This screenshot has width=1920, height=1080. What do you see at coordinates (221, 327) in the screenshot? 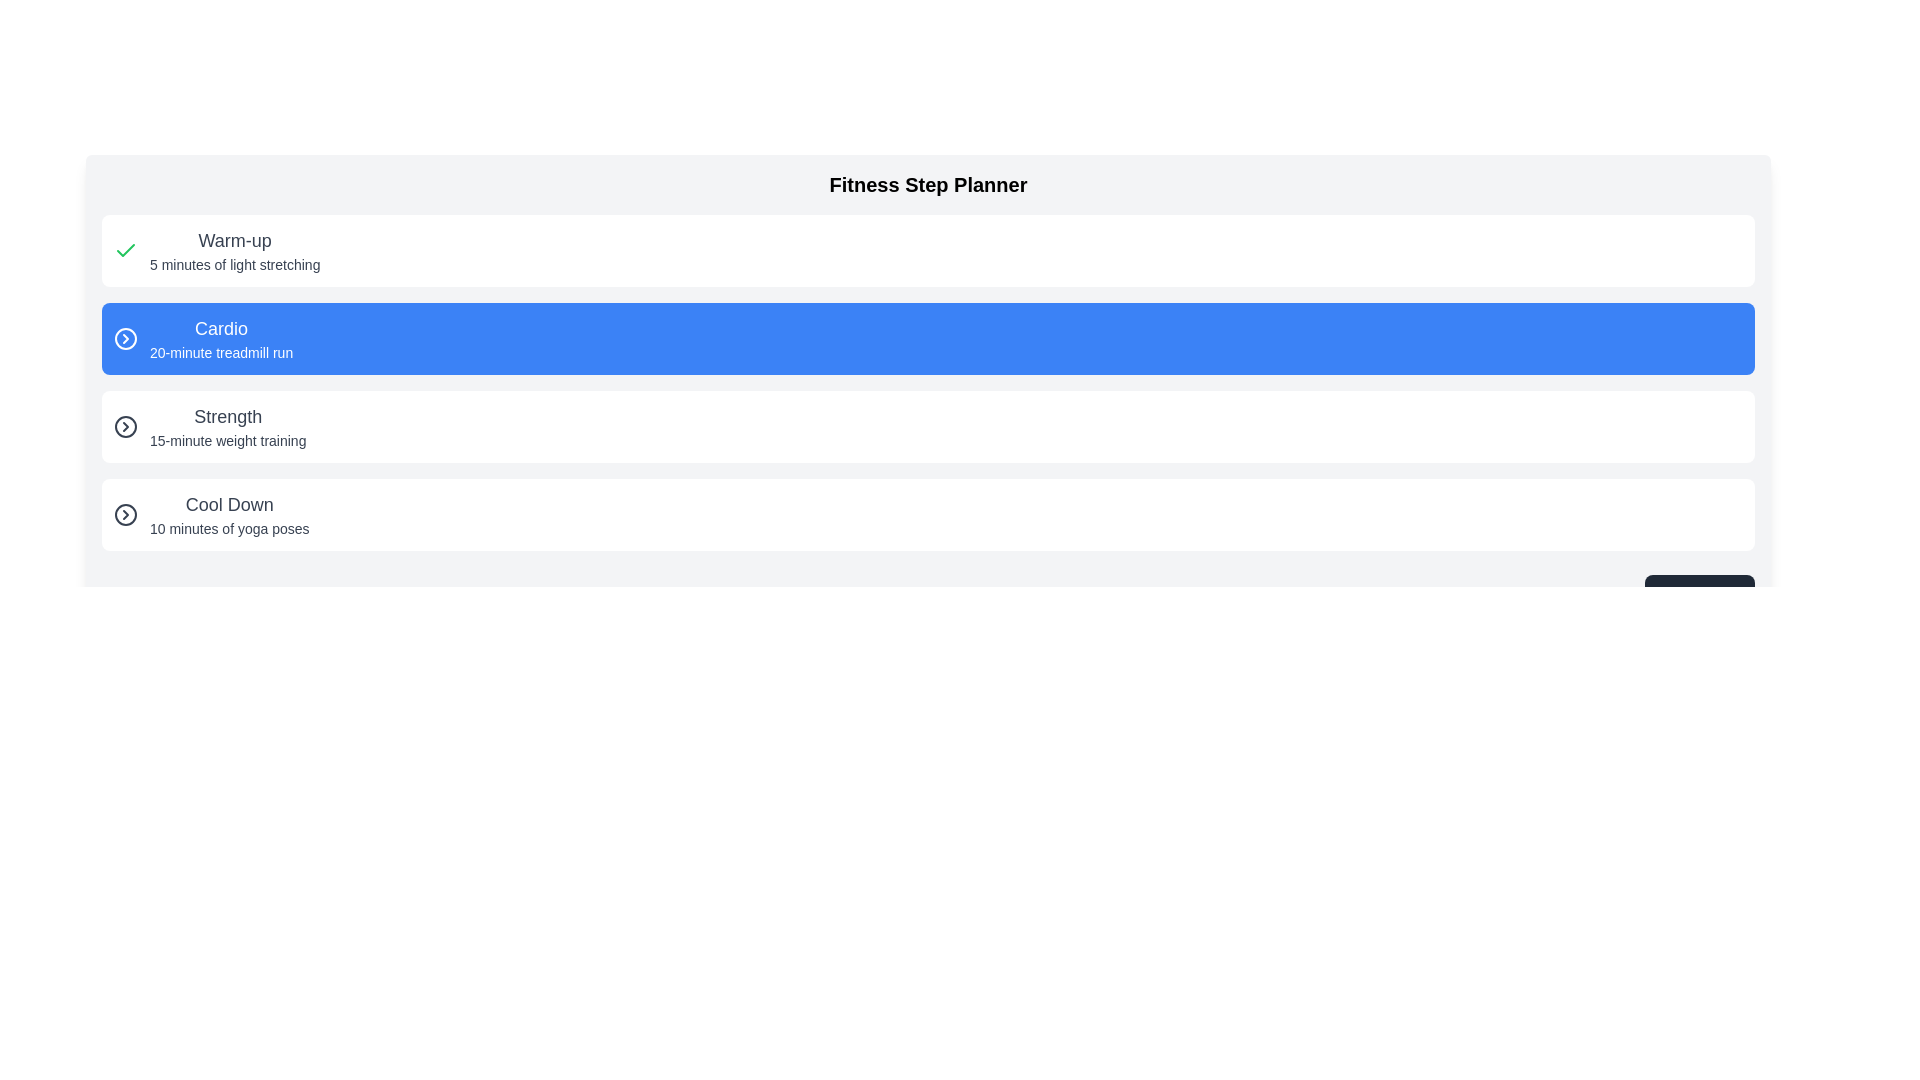
I see `the text label displaying 'Cardio' in bold font with a blue background, located above the '20-minute treadmill run' text` at bounding box center [221, 327].